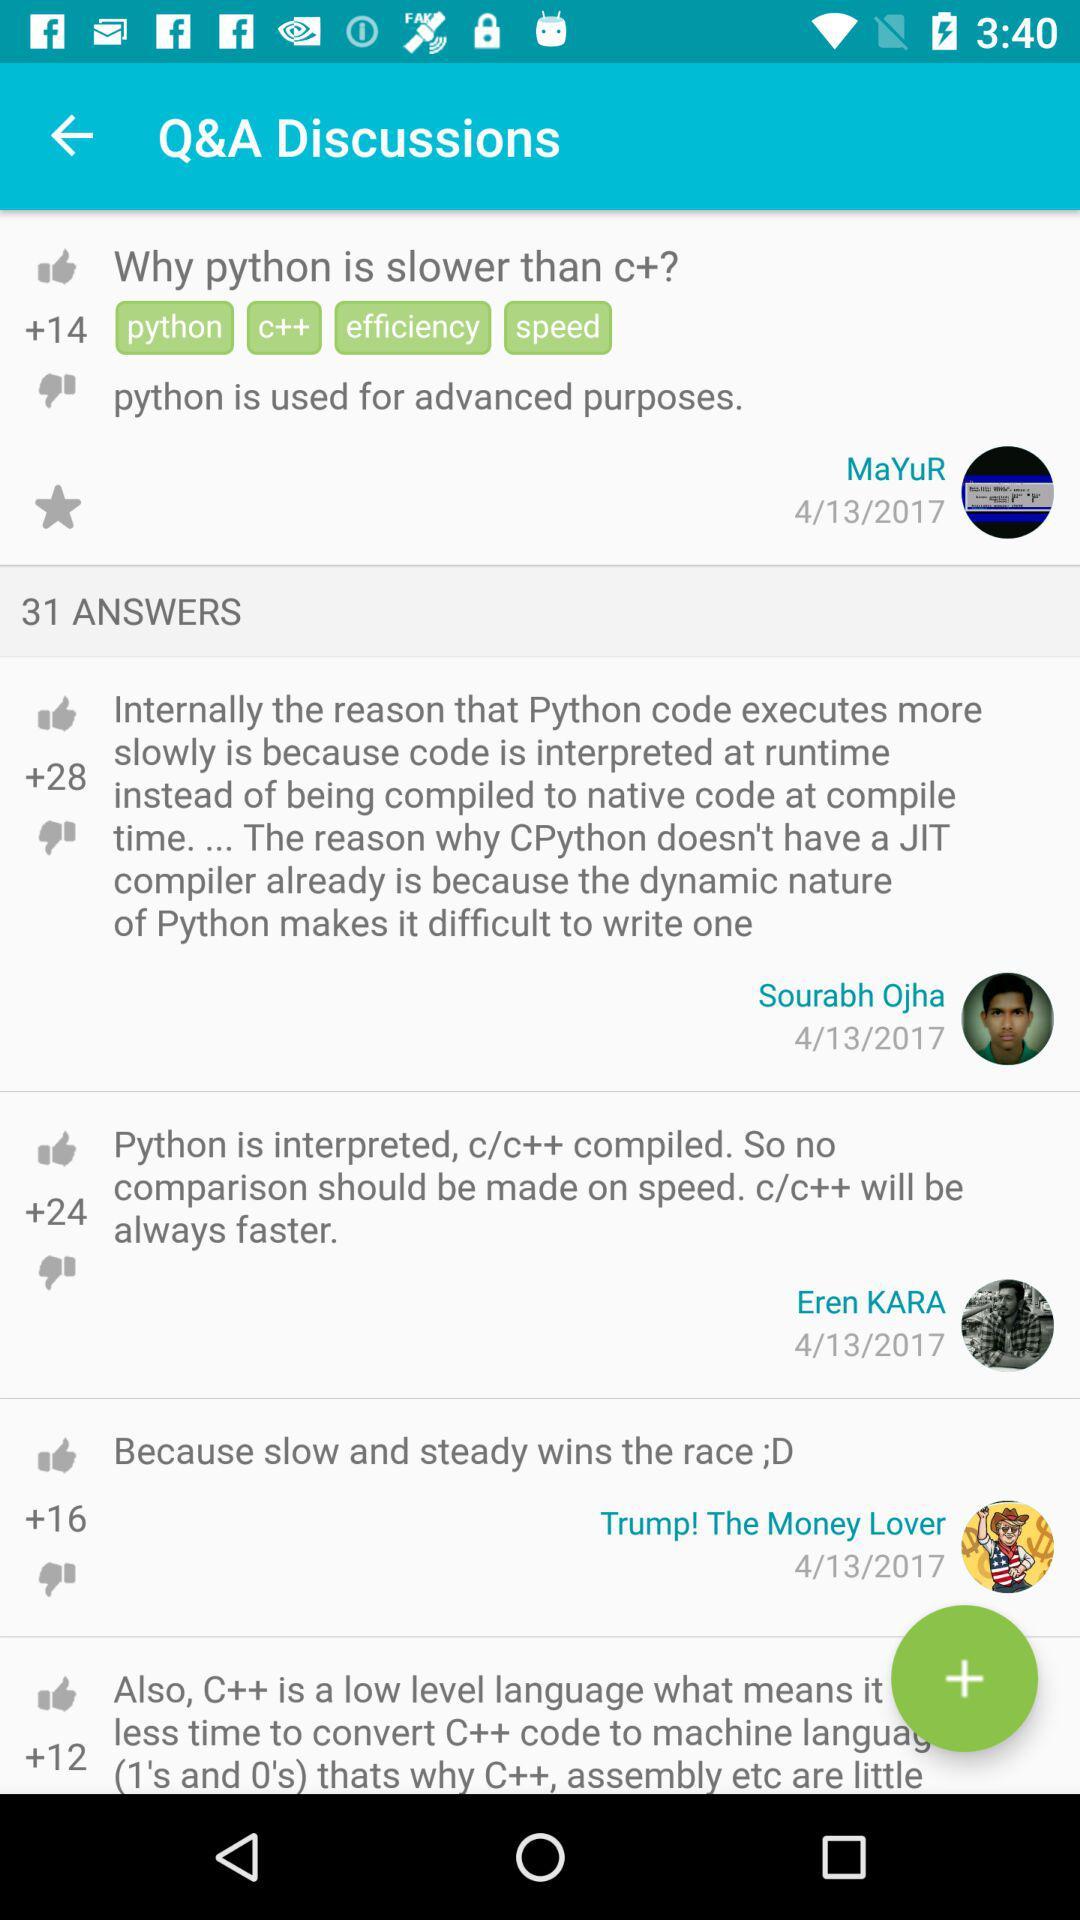 The width and height of the screenshot is (1080, 1920). What do you see at coordinates (55, 1777) in the screenshot?
I see `dislike` at bounding box center [55, 1777].